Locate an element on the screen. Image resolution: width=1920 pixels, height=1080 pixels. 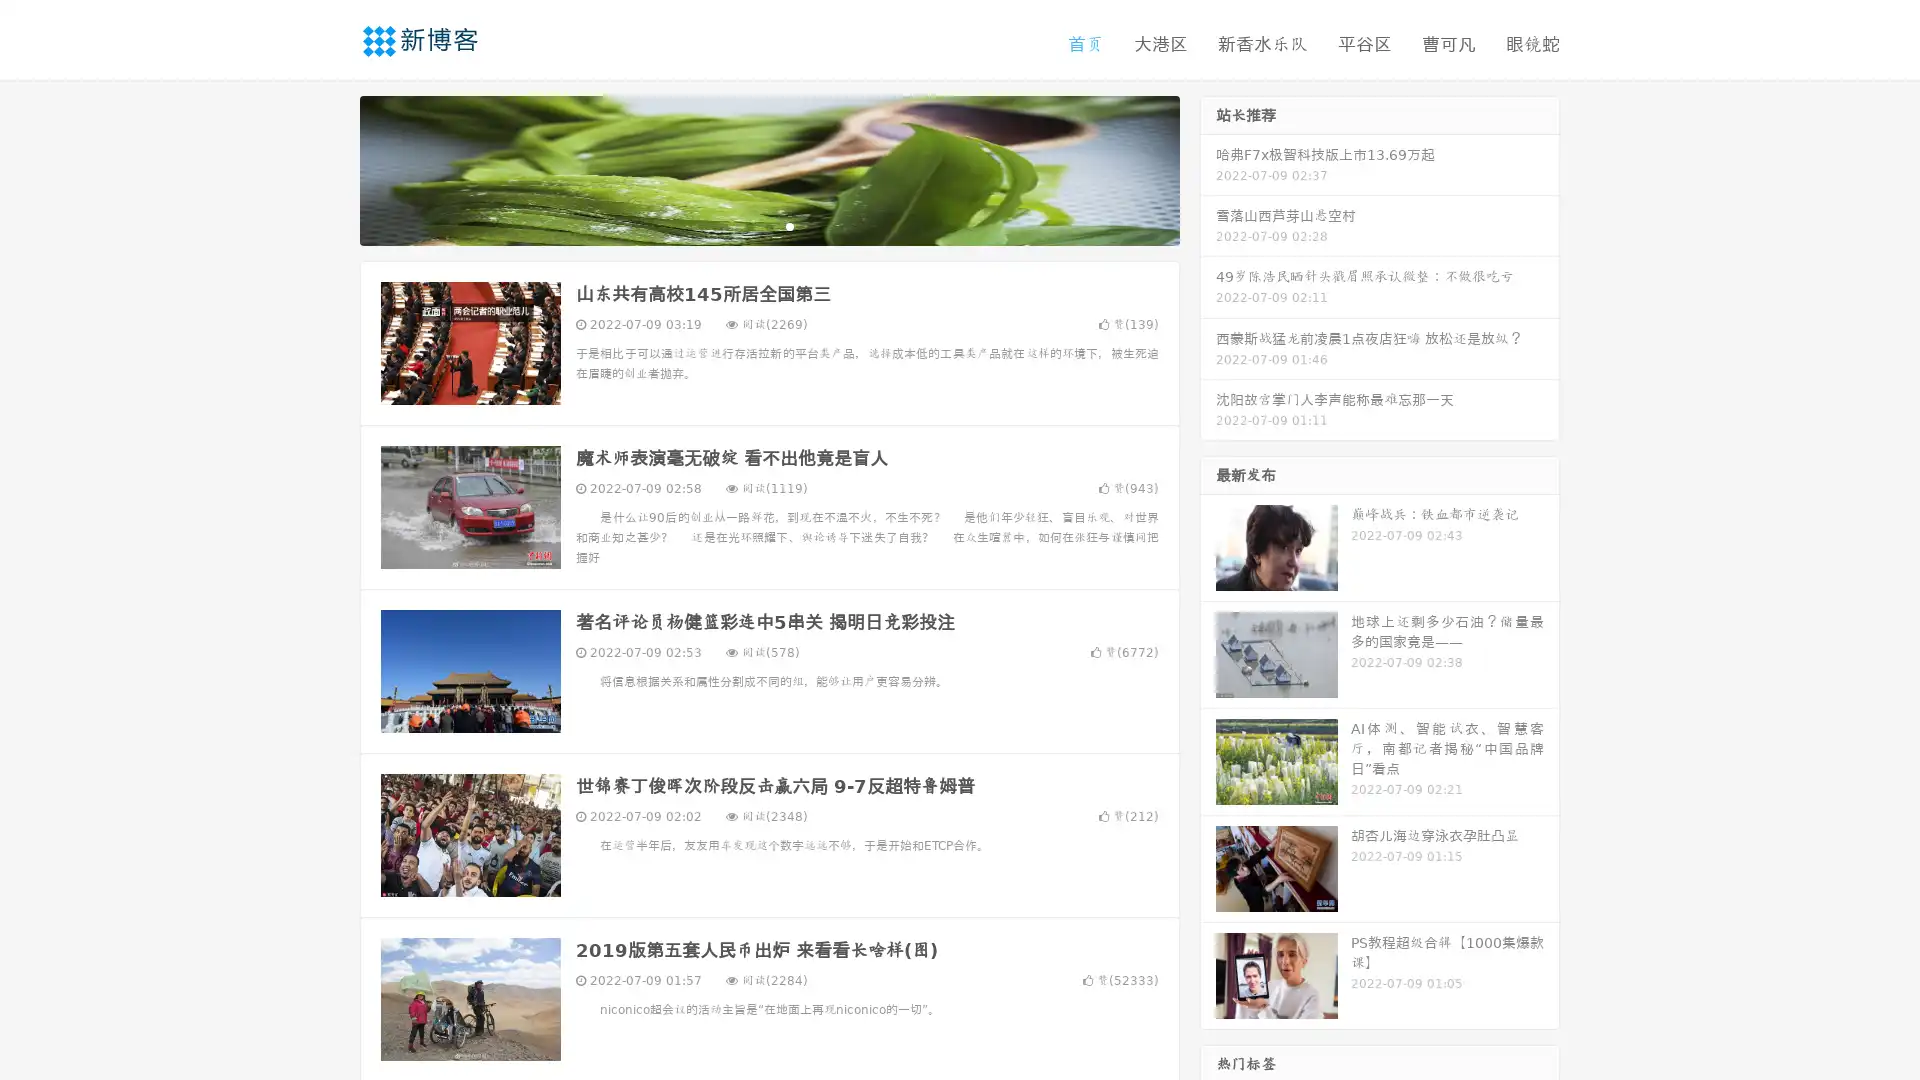
Next slide is located at coordinates (1208, 168).